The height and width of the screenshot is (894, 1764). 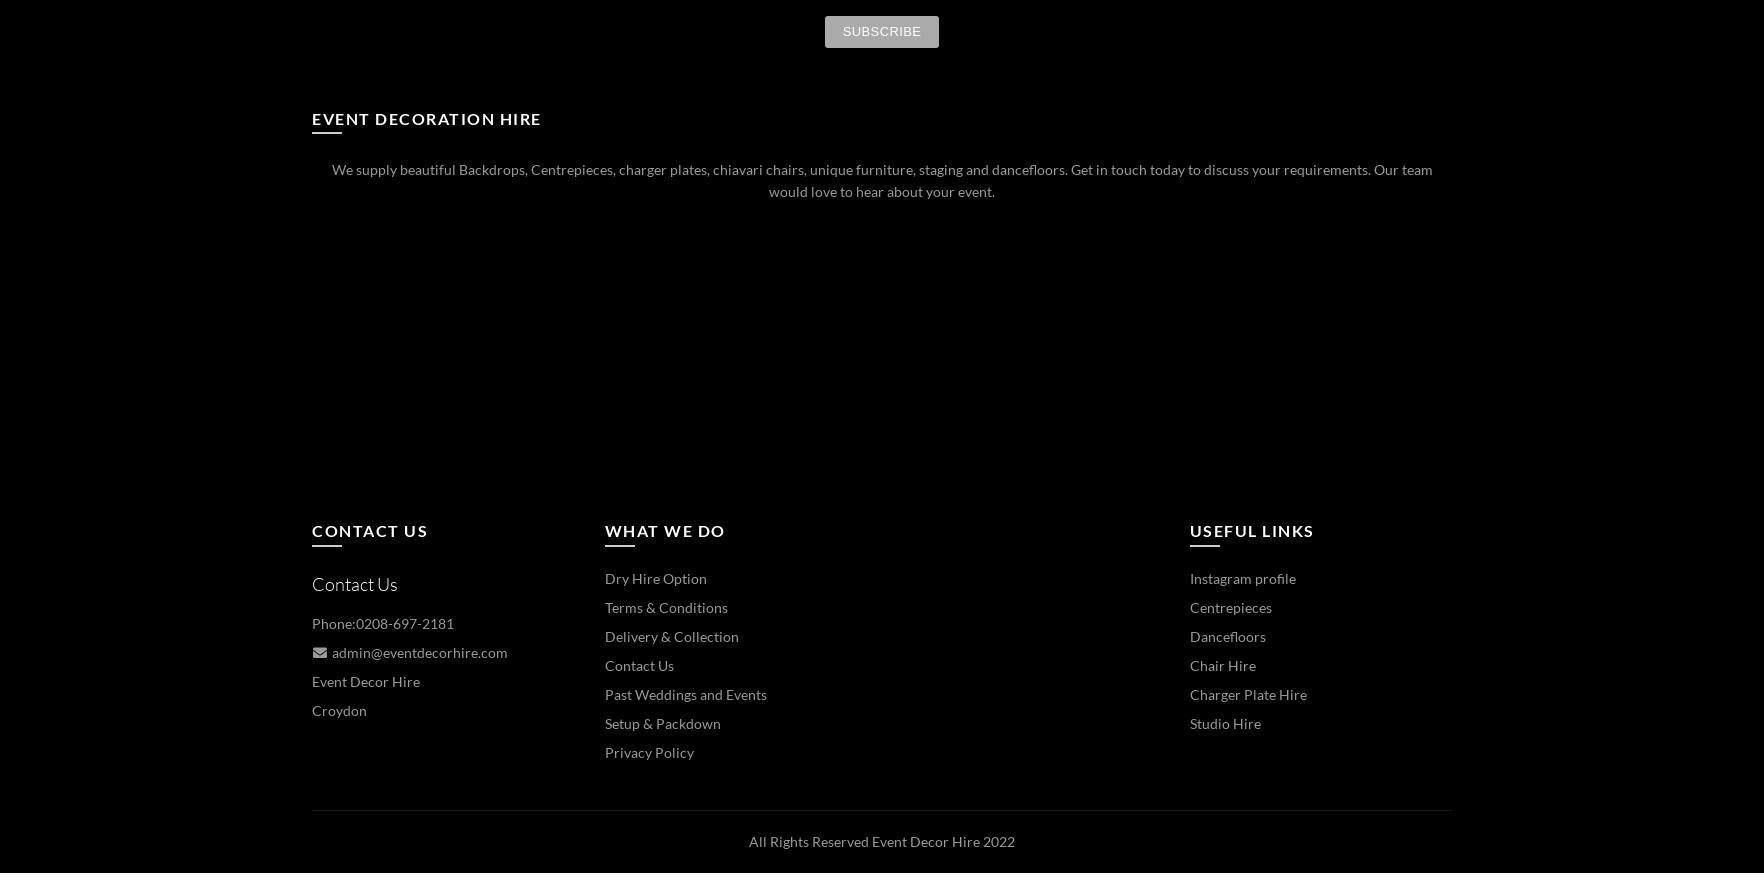 What do you see at coordinates (603, 750) in the screenshot?
I see `'Privacy Policy'` at bounding box center [603, 750].